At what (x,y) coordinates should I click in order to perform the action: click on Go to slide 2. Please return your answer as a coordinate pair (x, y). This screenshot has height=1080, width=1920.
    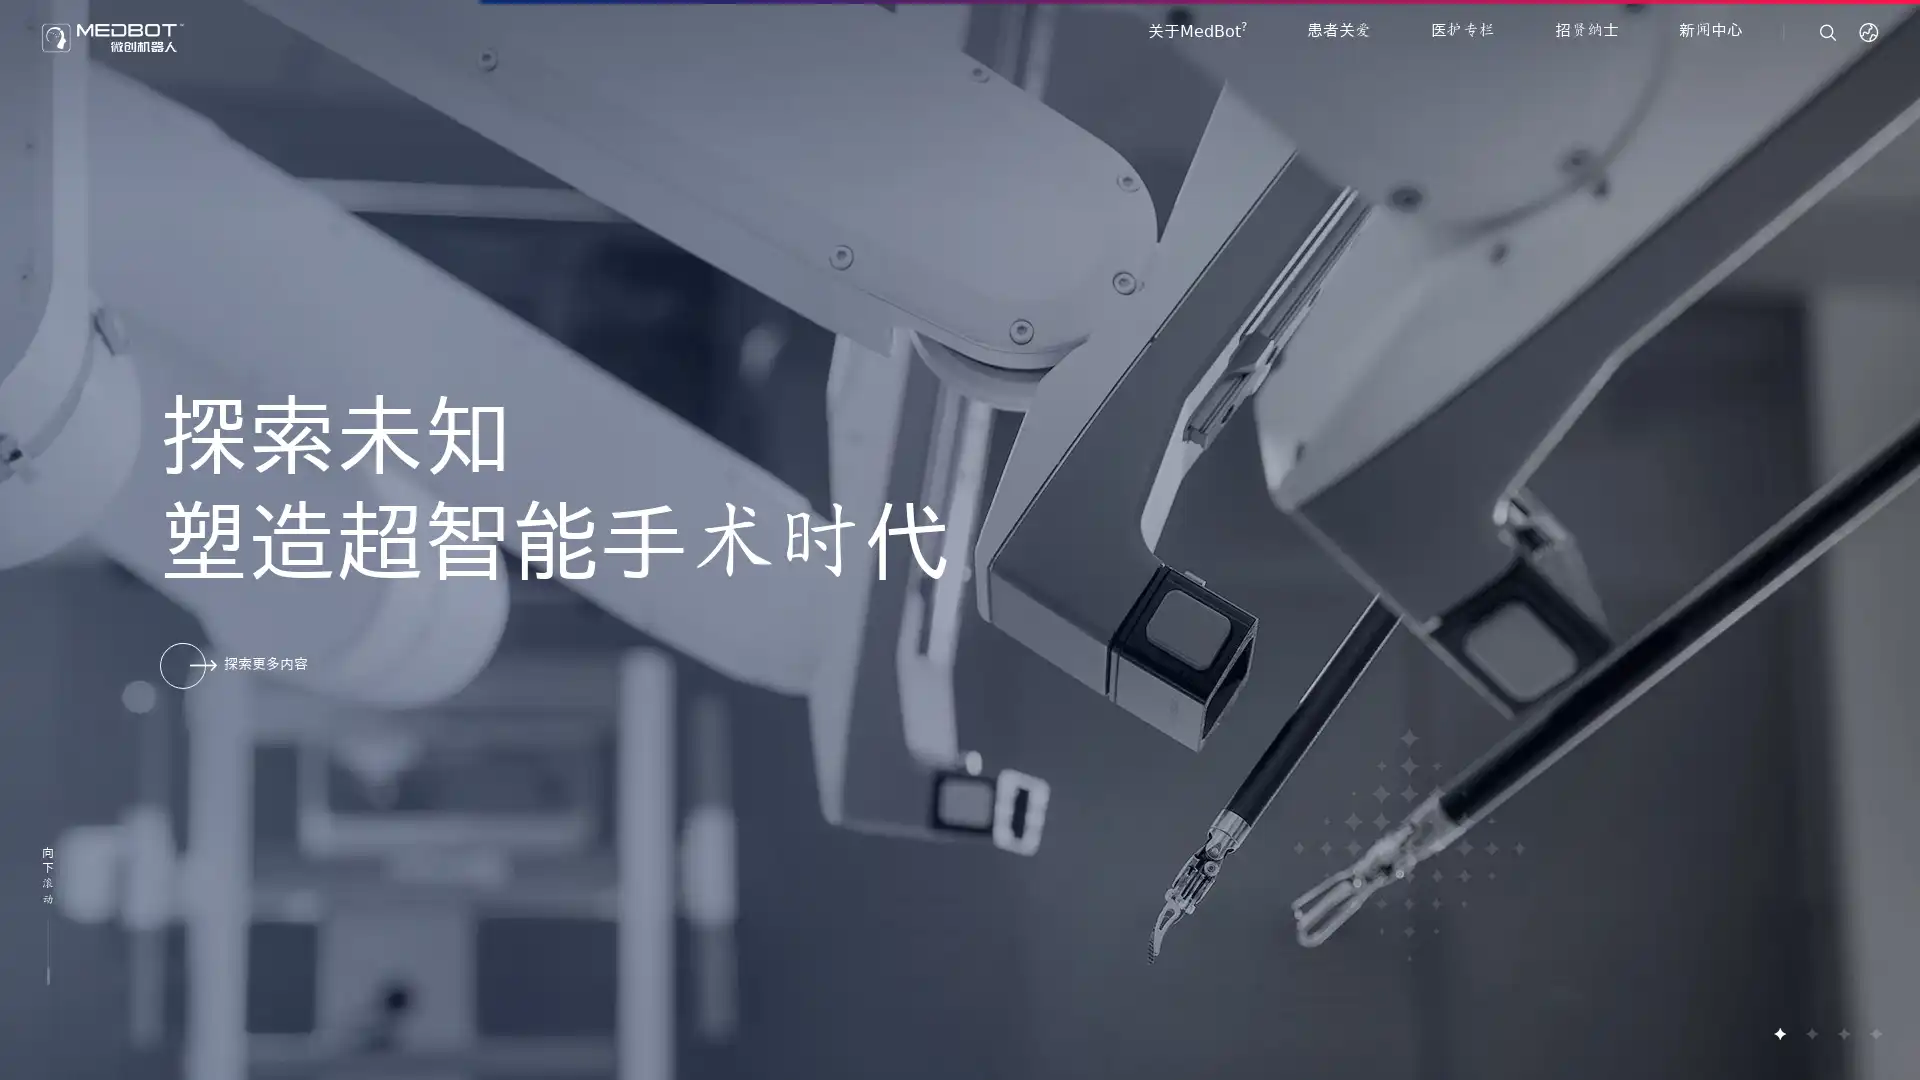
    Looking at the image, I should click on (1810, 1033).